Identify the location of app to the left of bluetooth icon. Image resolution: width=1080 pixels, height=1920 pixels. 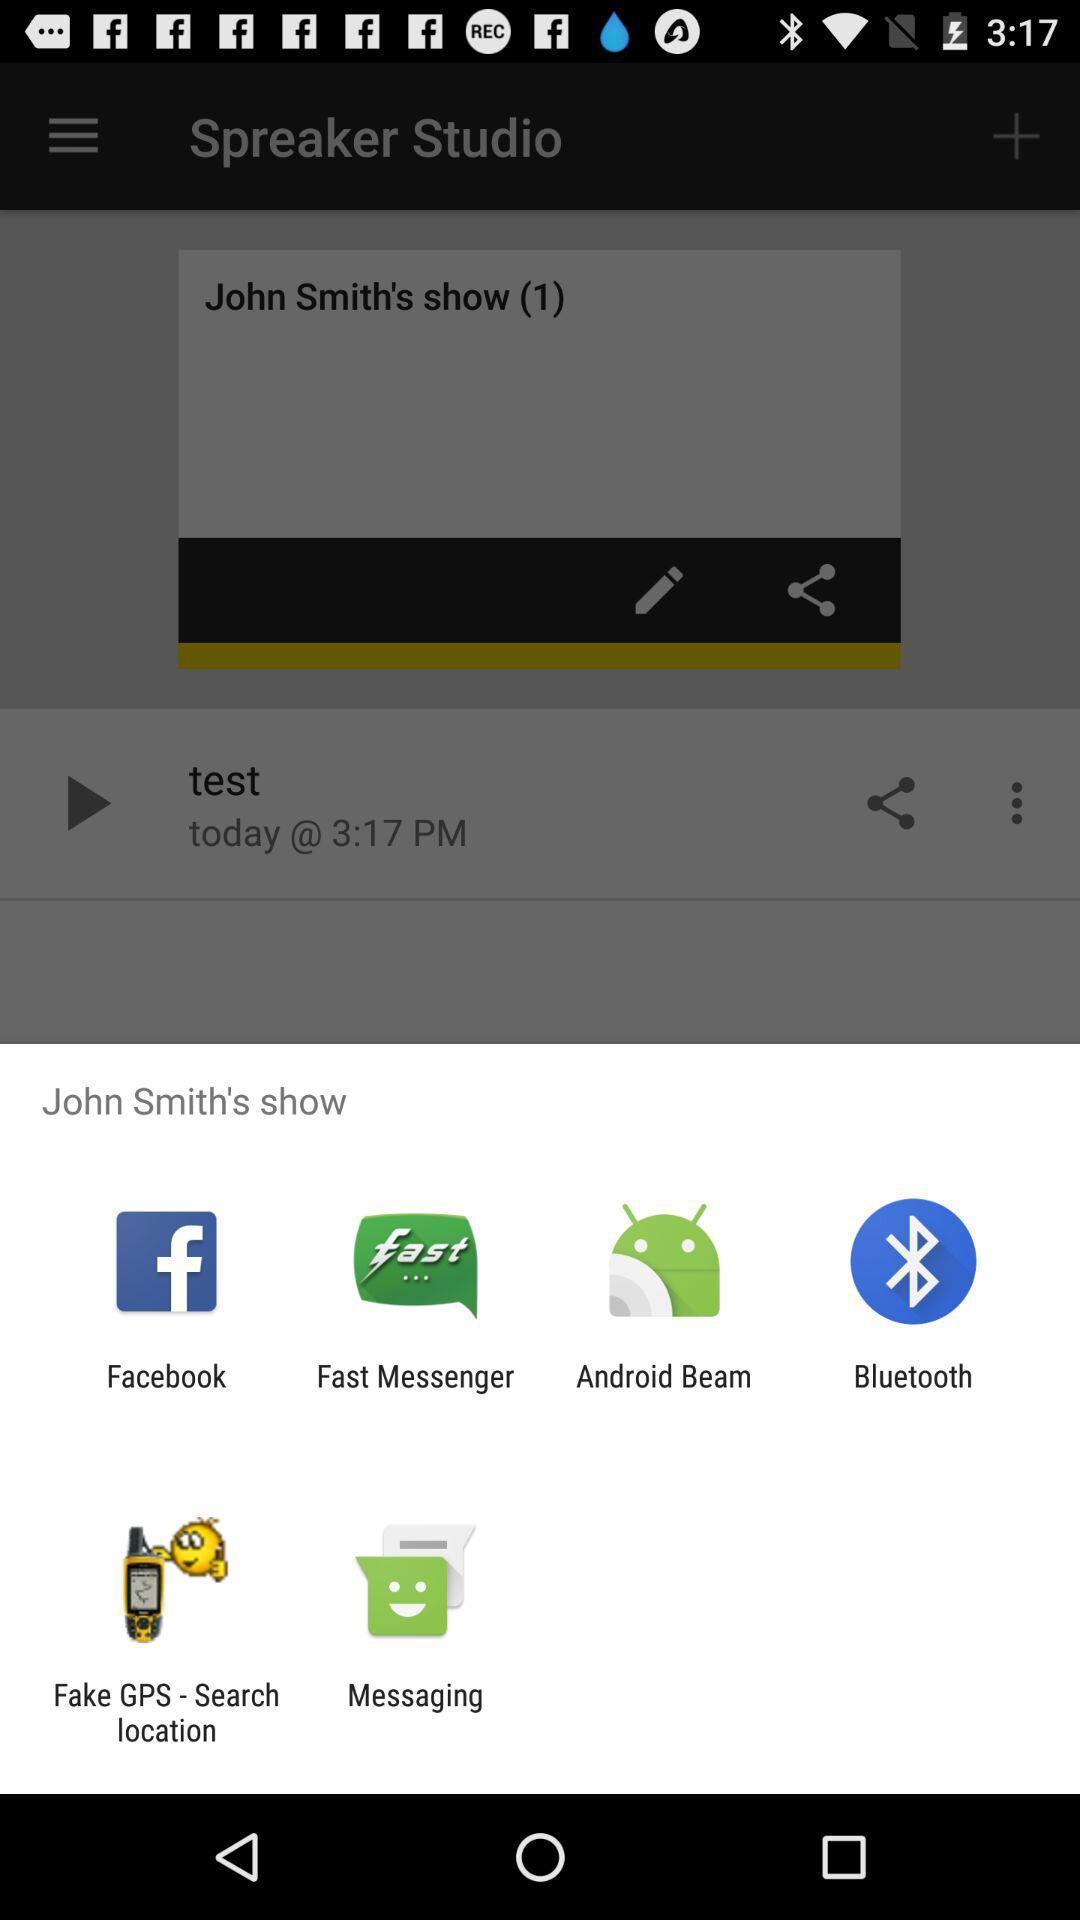
(664, 1392).